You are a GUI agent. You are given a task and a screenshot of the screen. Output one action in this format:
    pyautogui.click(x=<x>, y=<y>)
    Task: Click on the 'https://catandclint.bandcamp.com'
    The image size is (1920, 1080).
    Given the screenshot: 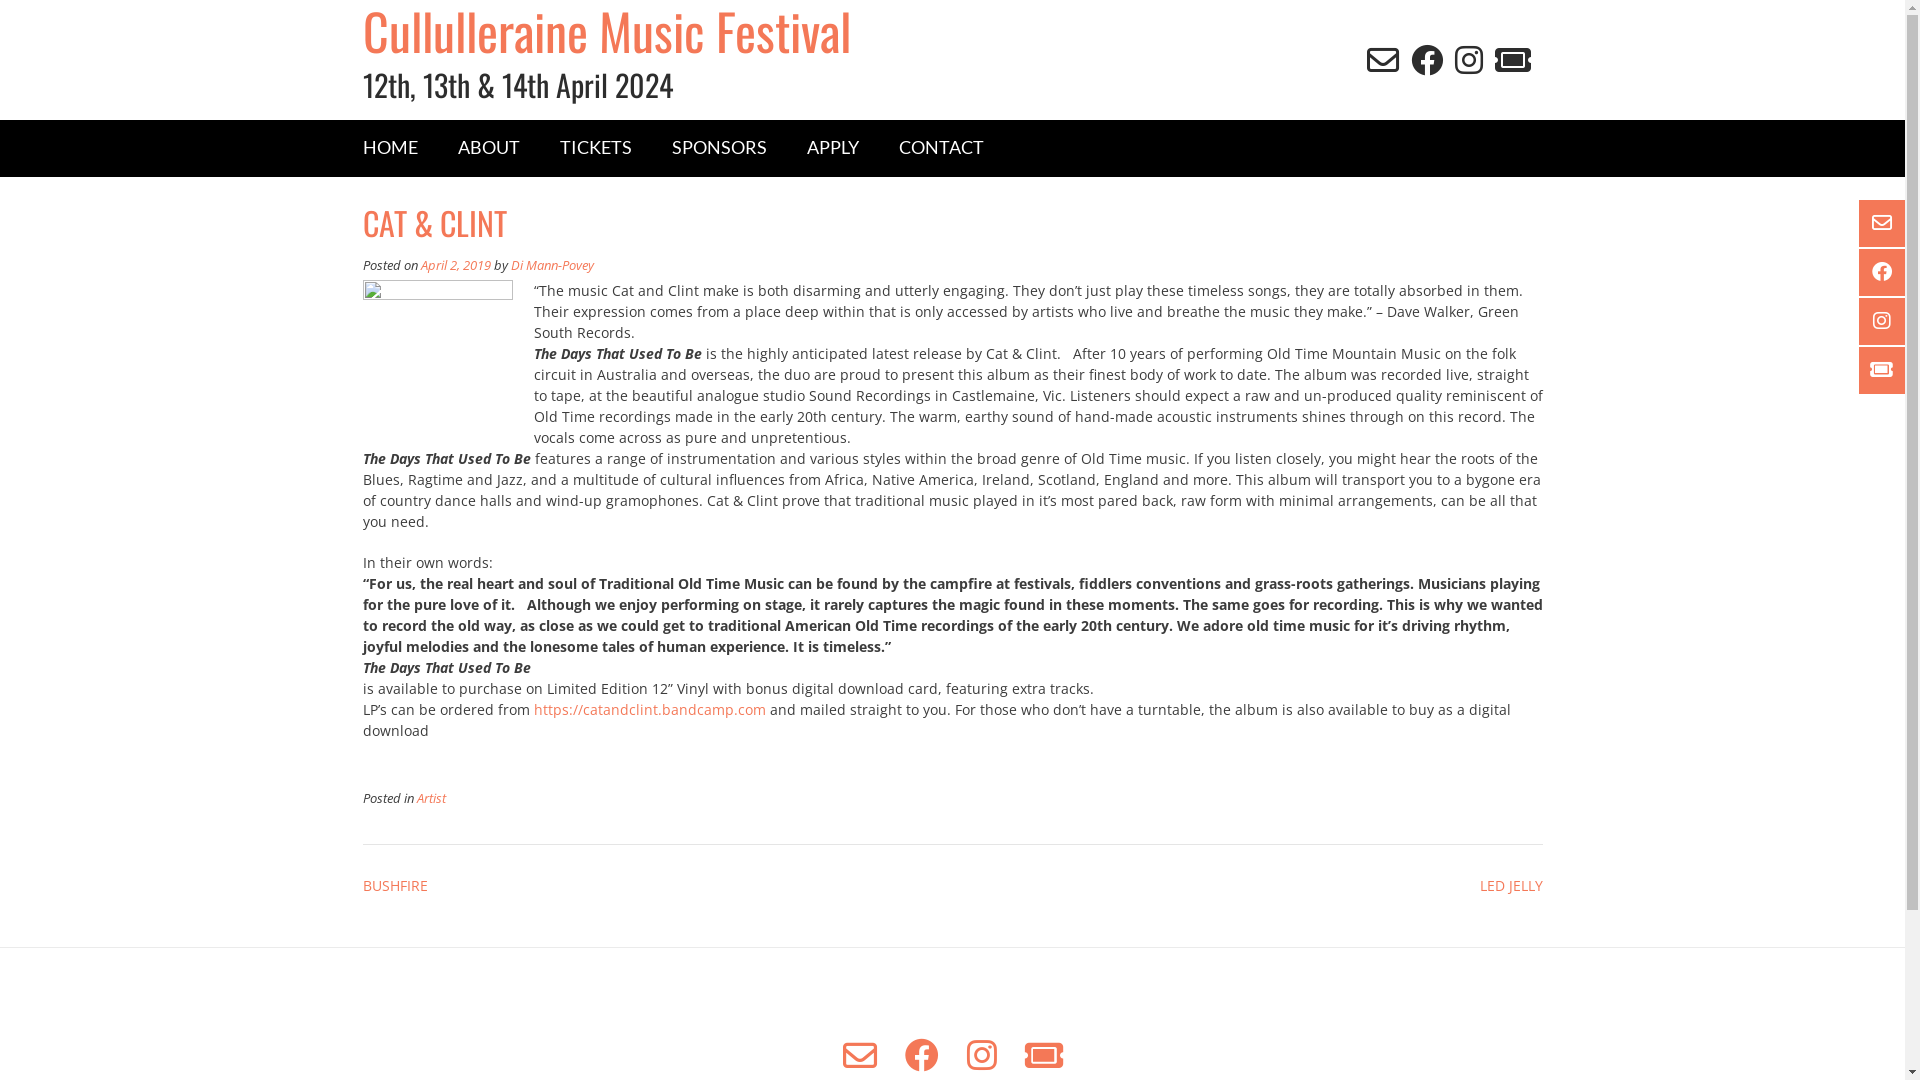 What is the action you would take?
    pyautogui.click(x=649, y=708)
    